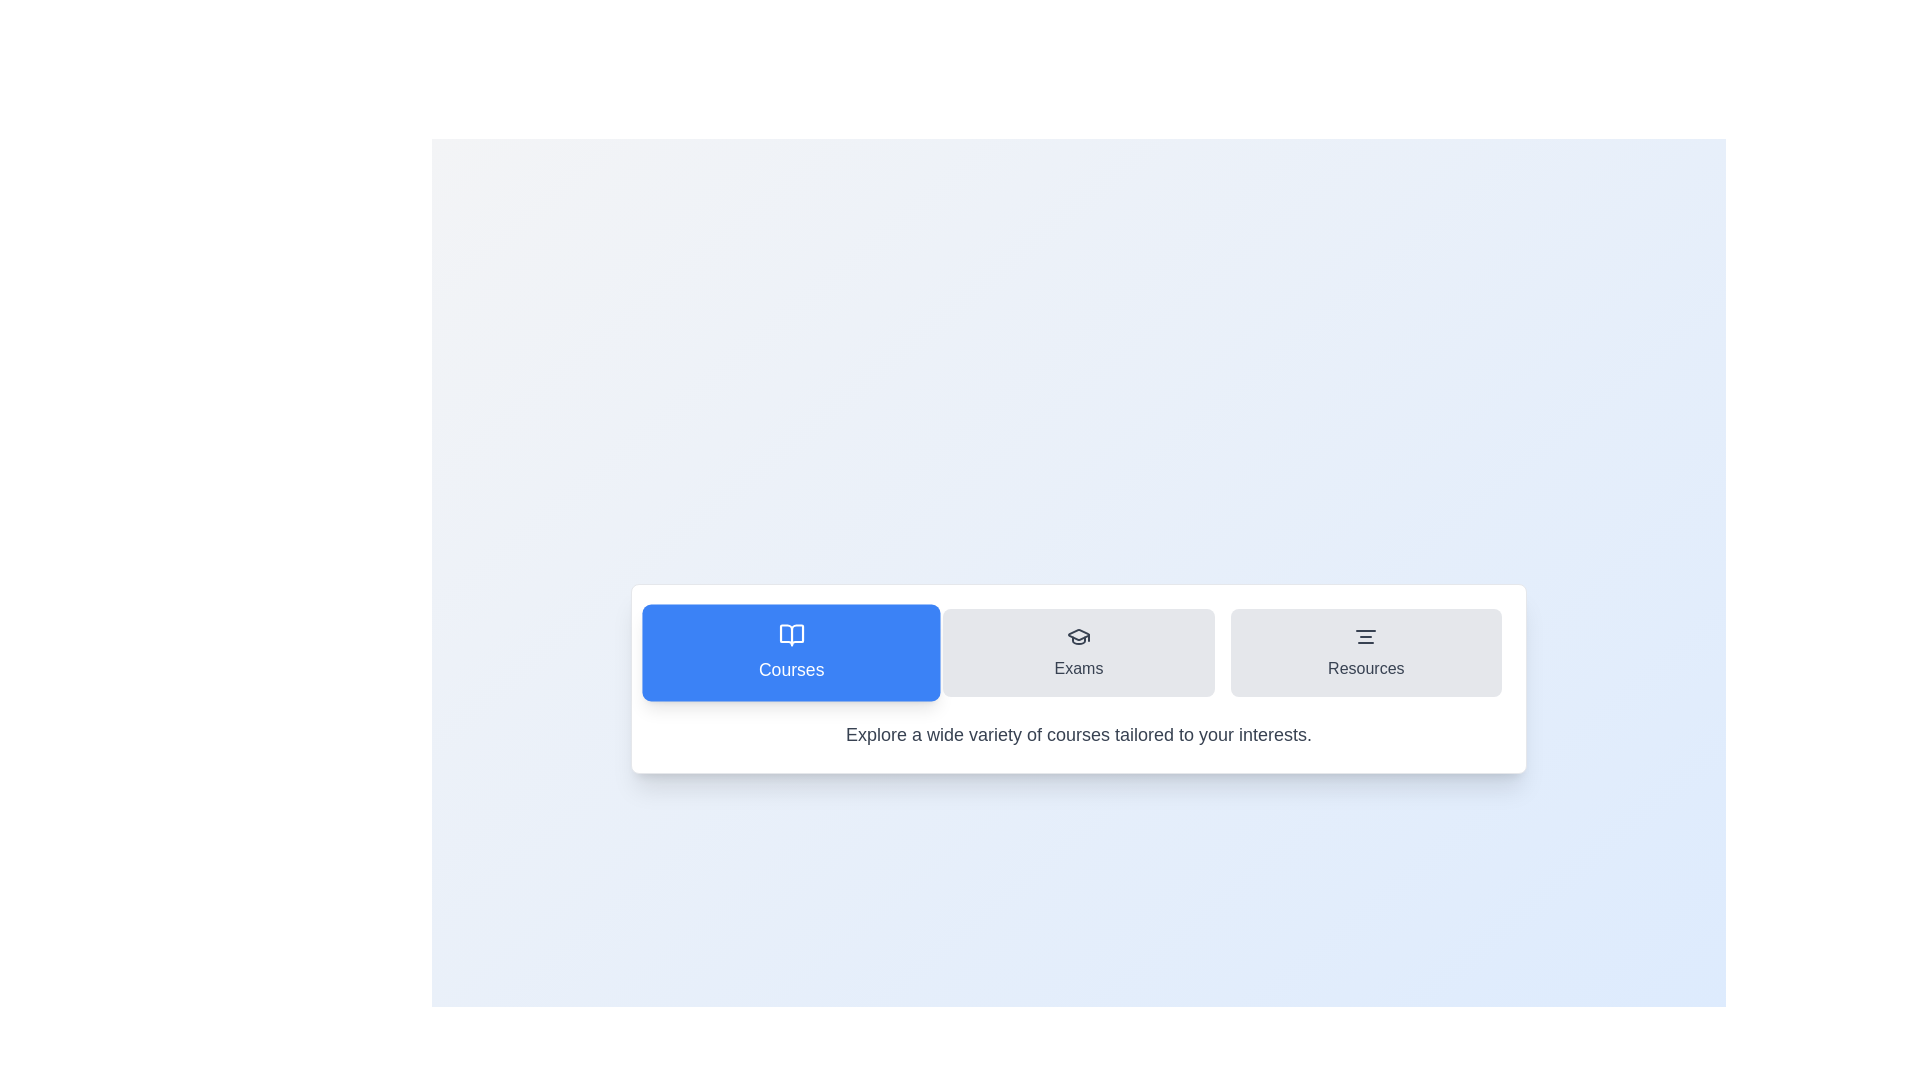 The width and height of the screenshot is (1920, 1080). What do you see at coordinates (790, 652) in the screenshot?
I see `the Courses tab by clicking its button` at bounding box center [790, 652].